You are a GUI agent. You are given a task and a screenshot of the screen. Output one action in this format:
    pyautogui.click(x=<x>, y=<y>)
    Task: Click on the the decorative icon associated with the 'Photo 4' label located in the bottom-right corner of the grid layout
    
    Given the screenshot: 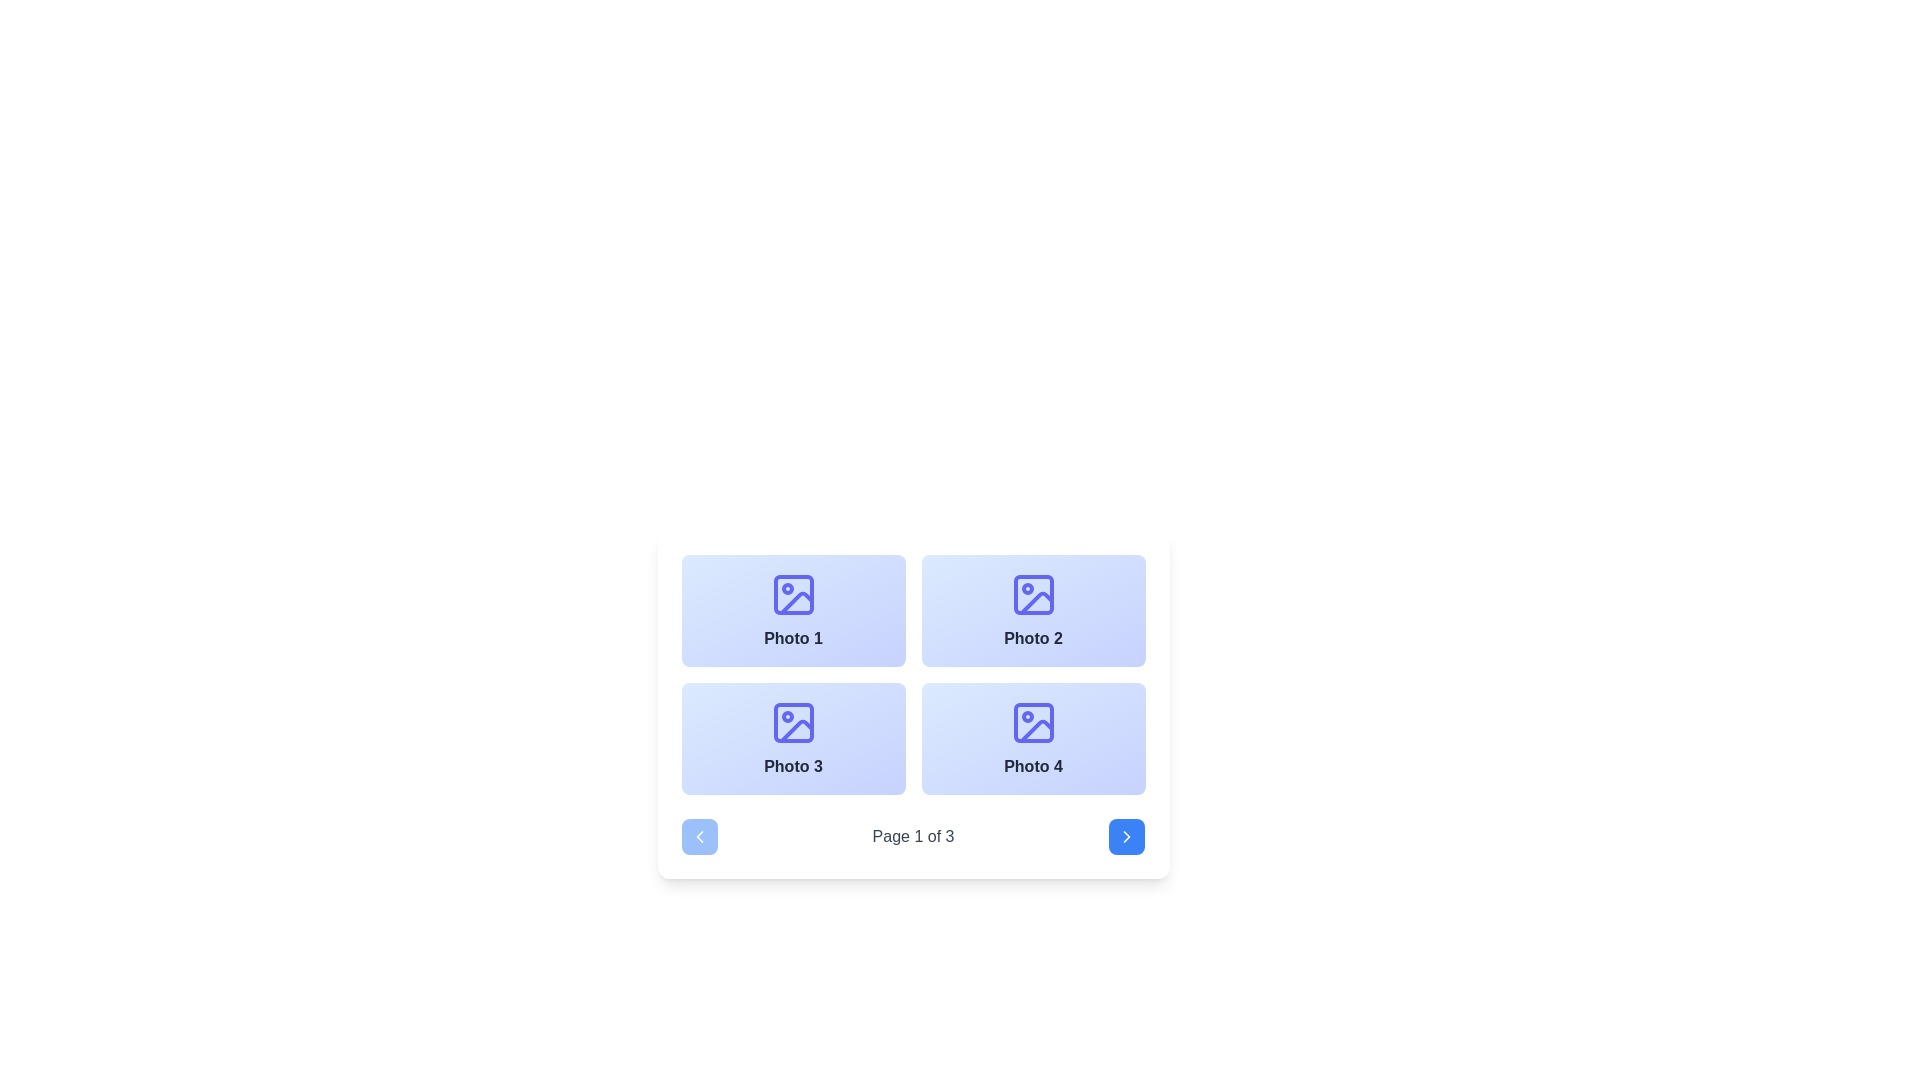 What is the action you would take?
    pyautogui.click(x=1033, y=722)
    